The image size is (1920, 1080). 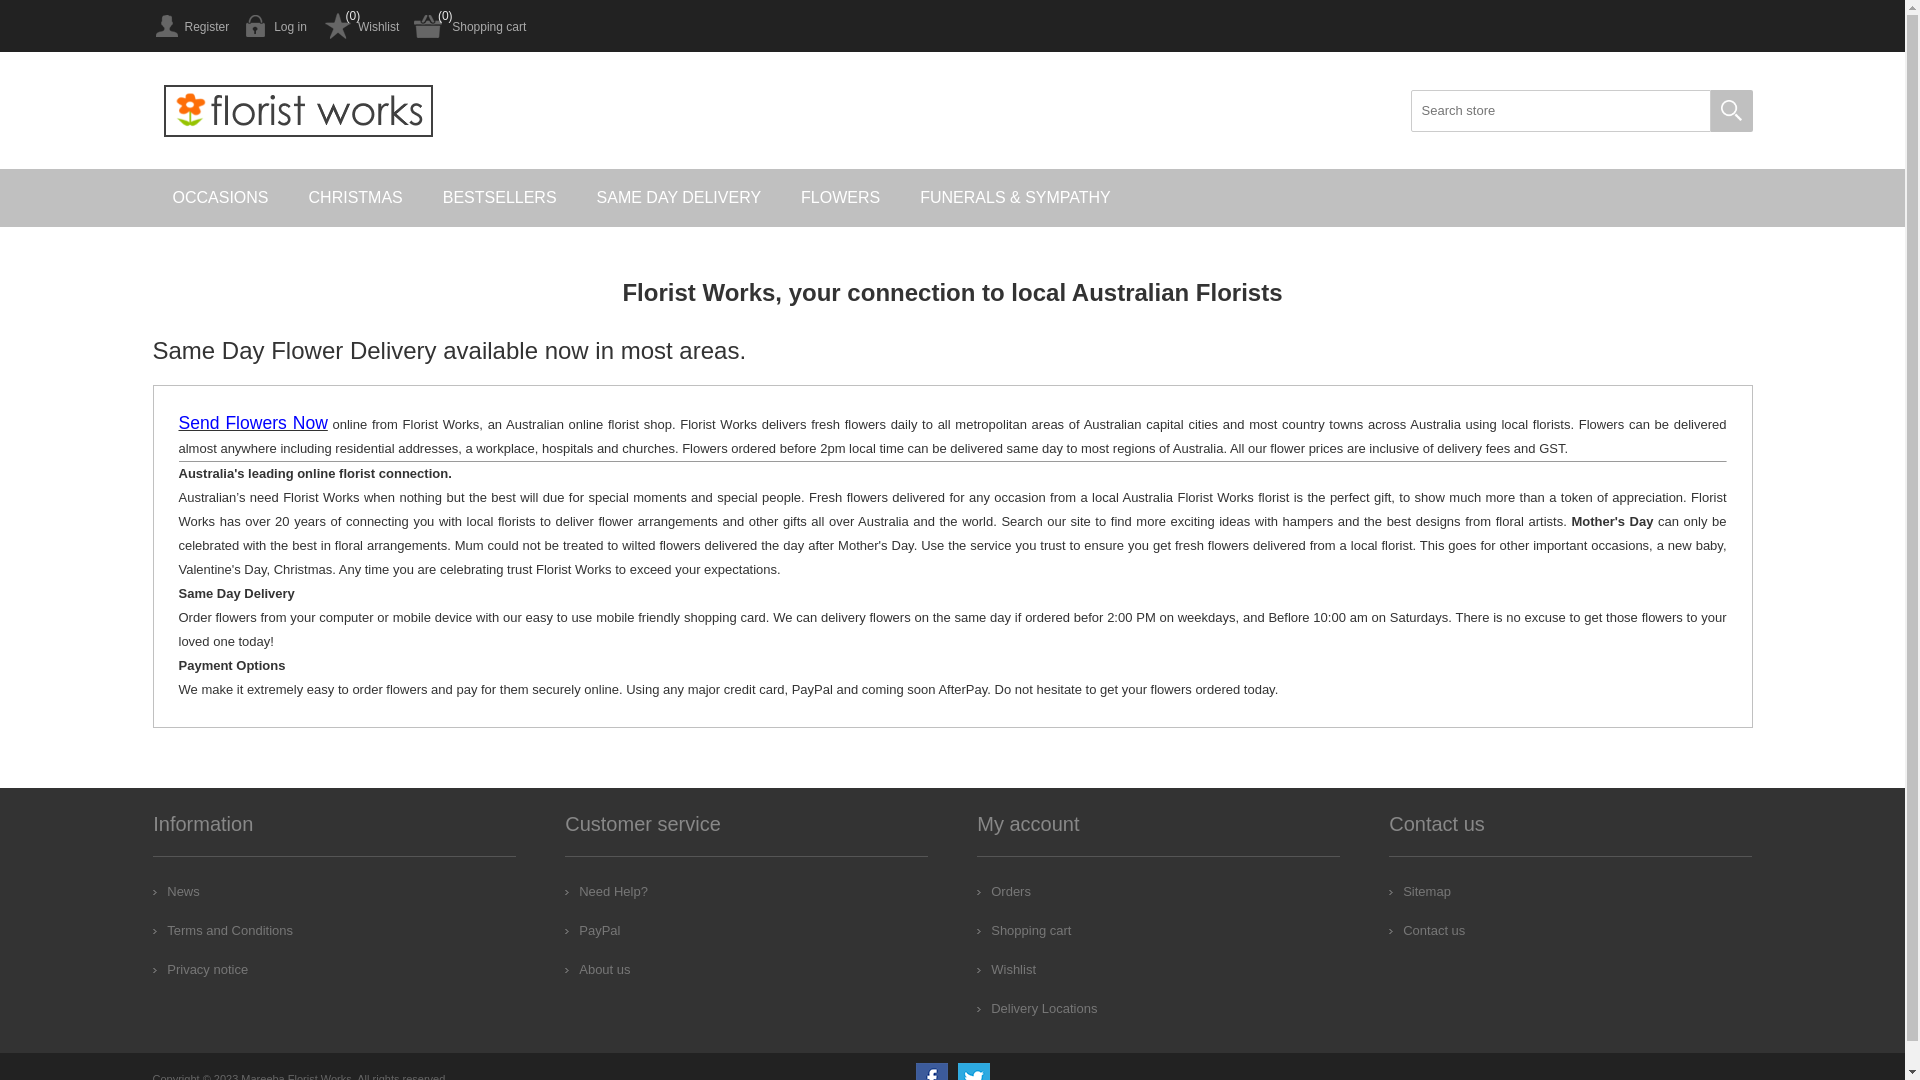 I want to click on 'Log in', so click(x=274, y=26).